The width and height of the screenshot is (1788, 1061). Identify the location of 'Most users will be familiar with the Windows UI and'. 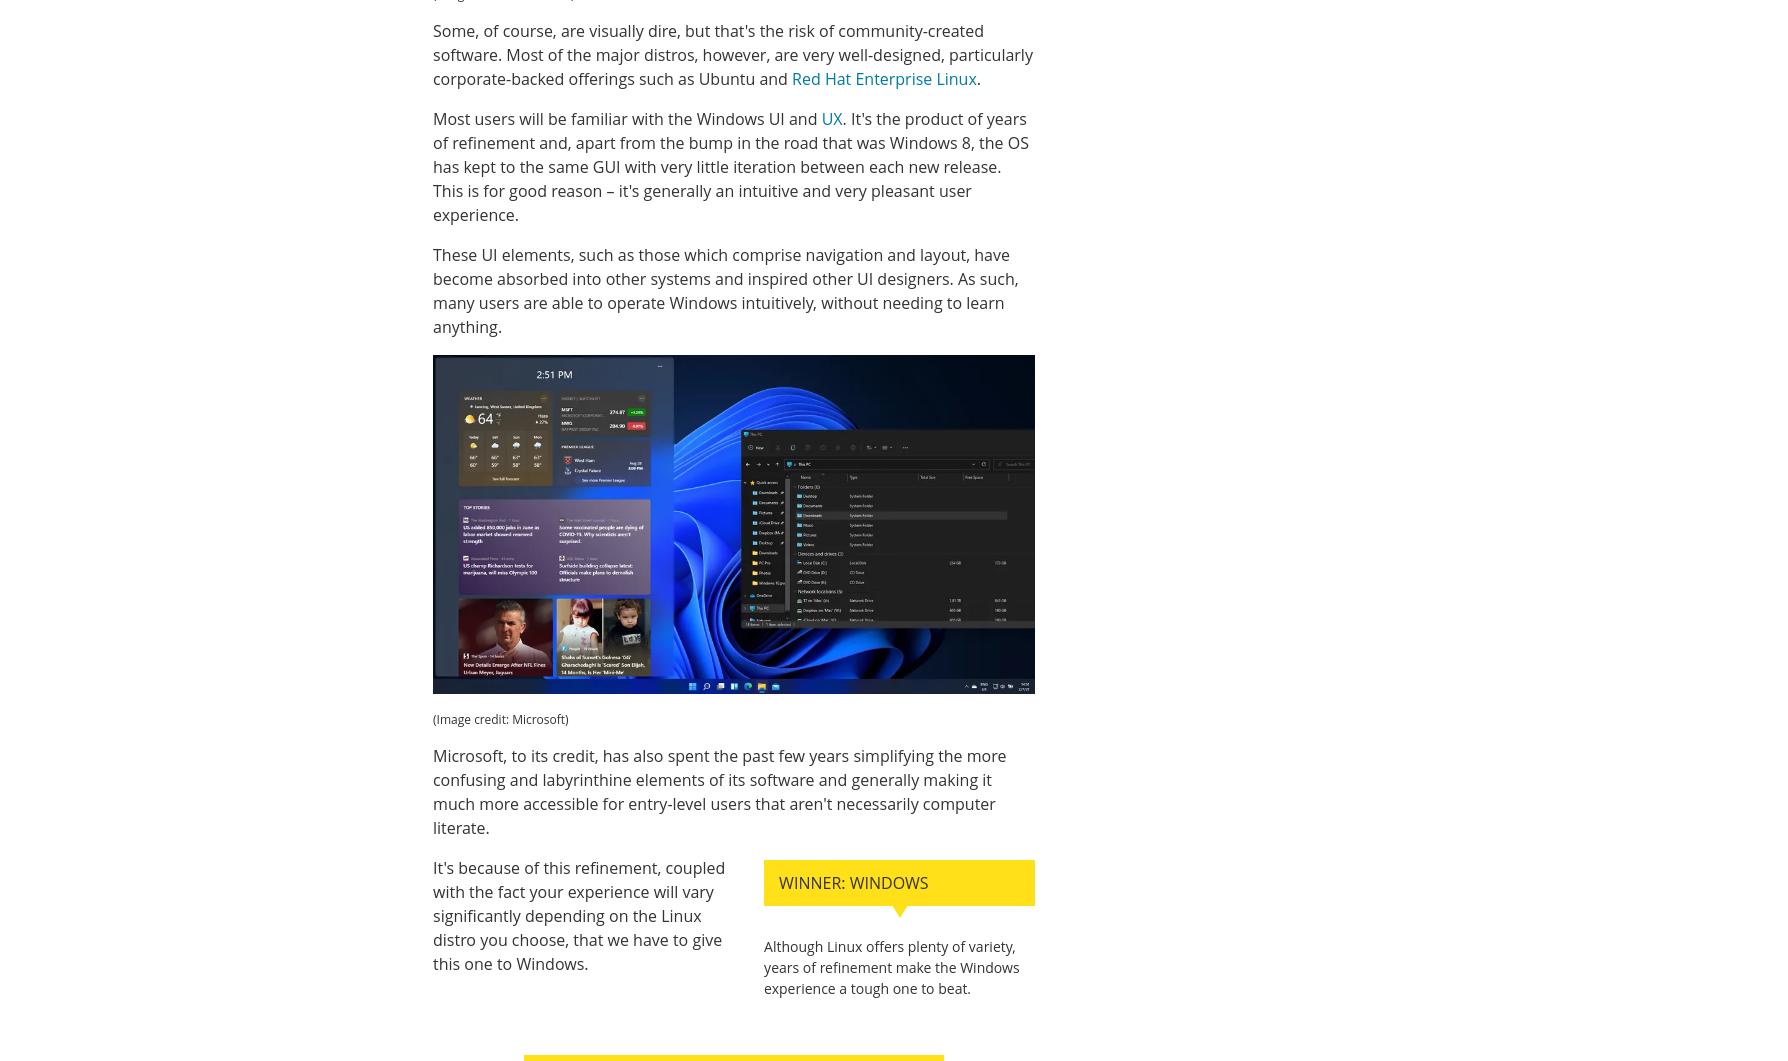
(432, 117).